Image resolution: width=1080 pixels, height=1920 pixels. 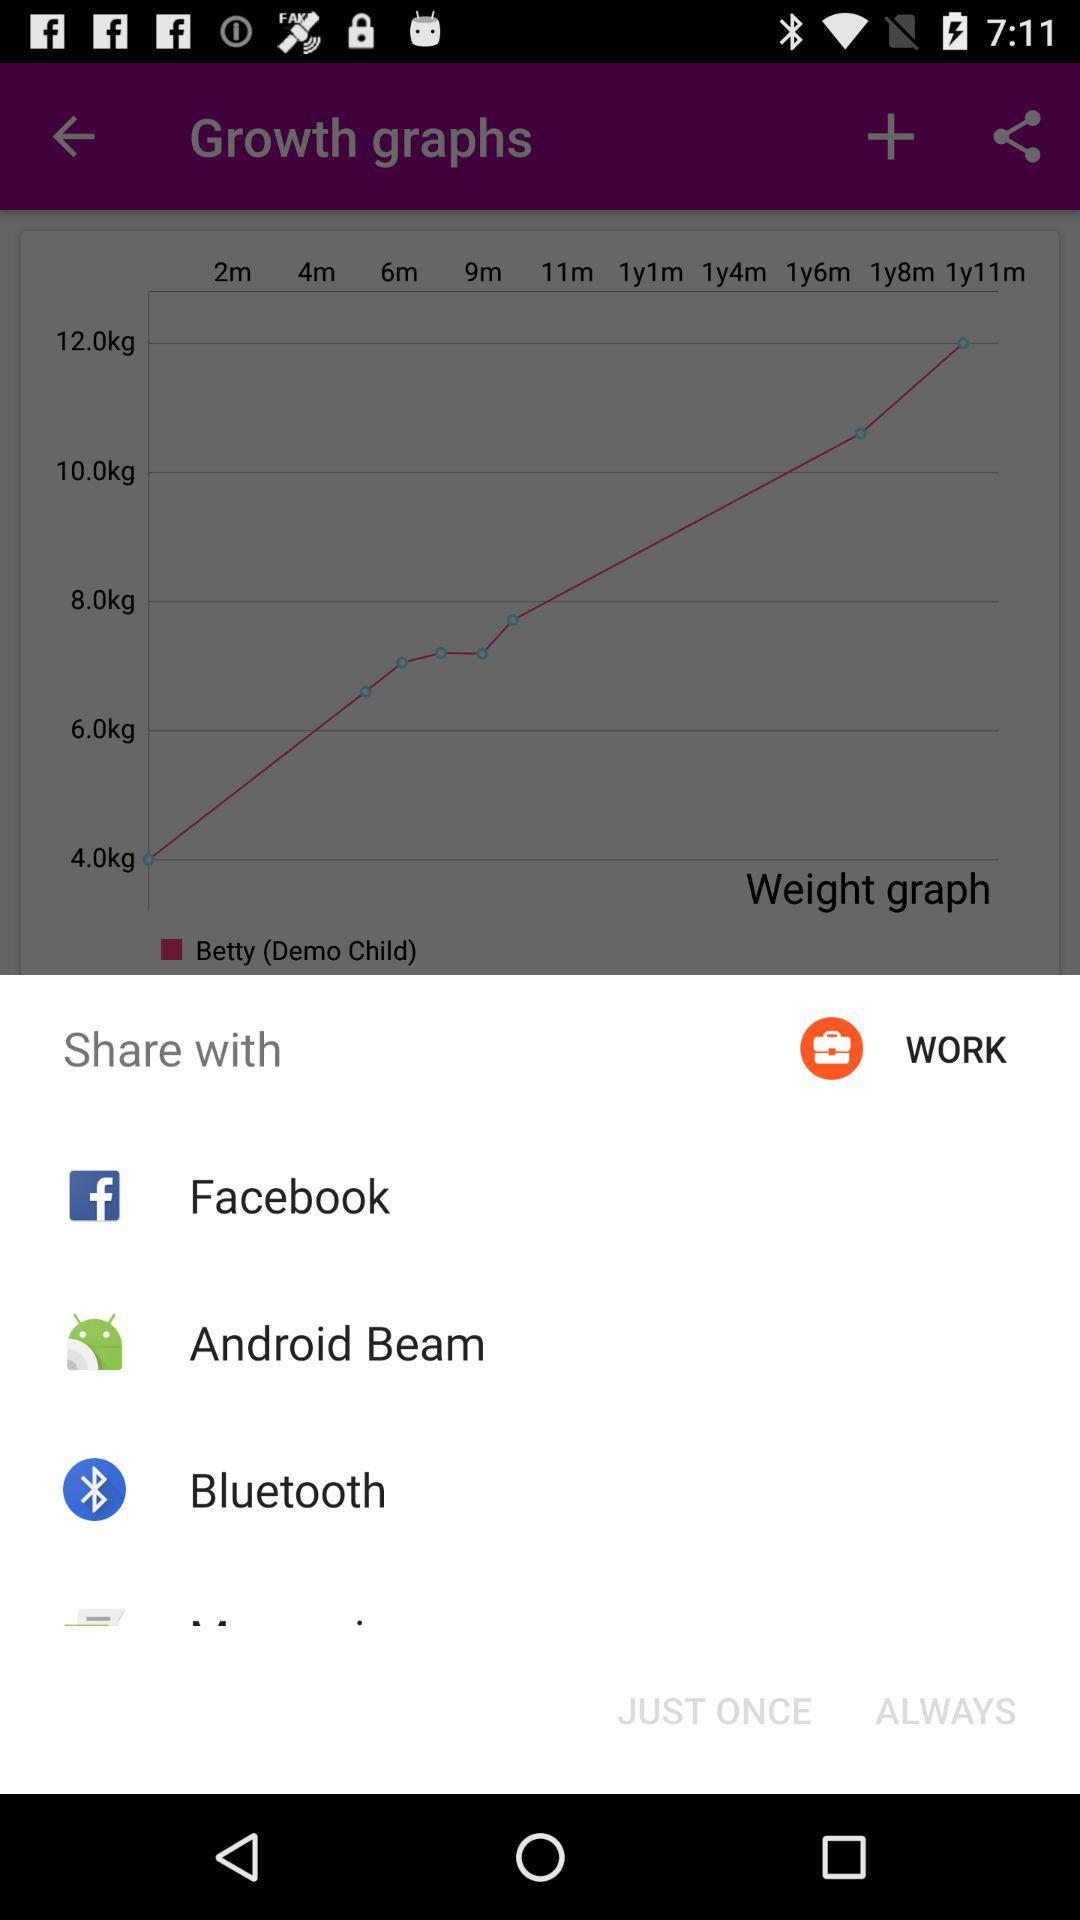 What do you see at coordinates (288, 1489) in the screenshot?
I see `the icon above the messaging icon` at bounding box center [288, 1489].